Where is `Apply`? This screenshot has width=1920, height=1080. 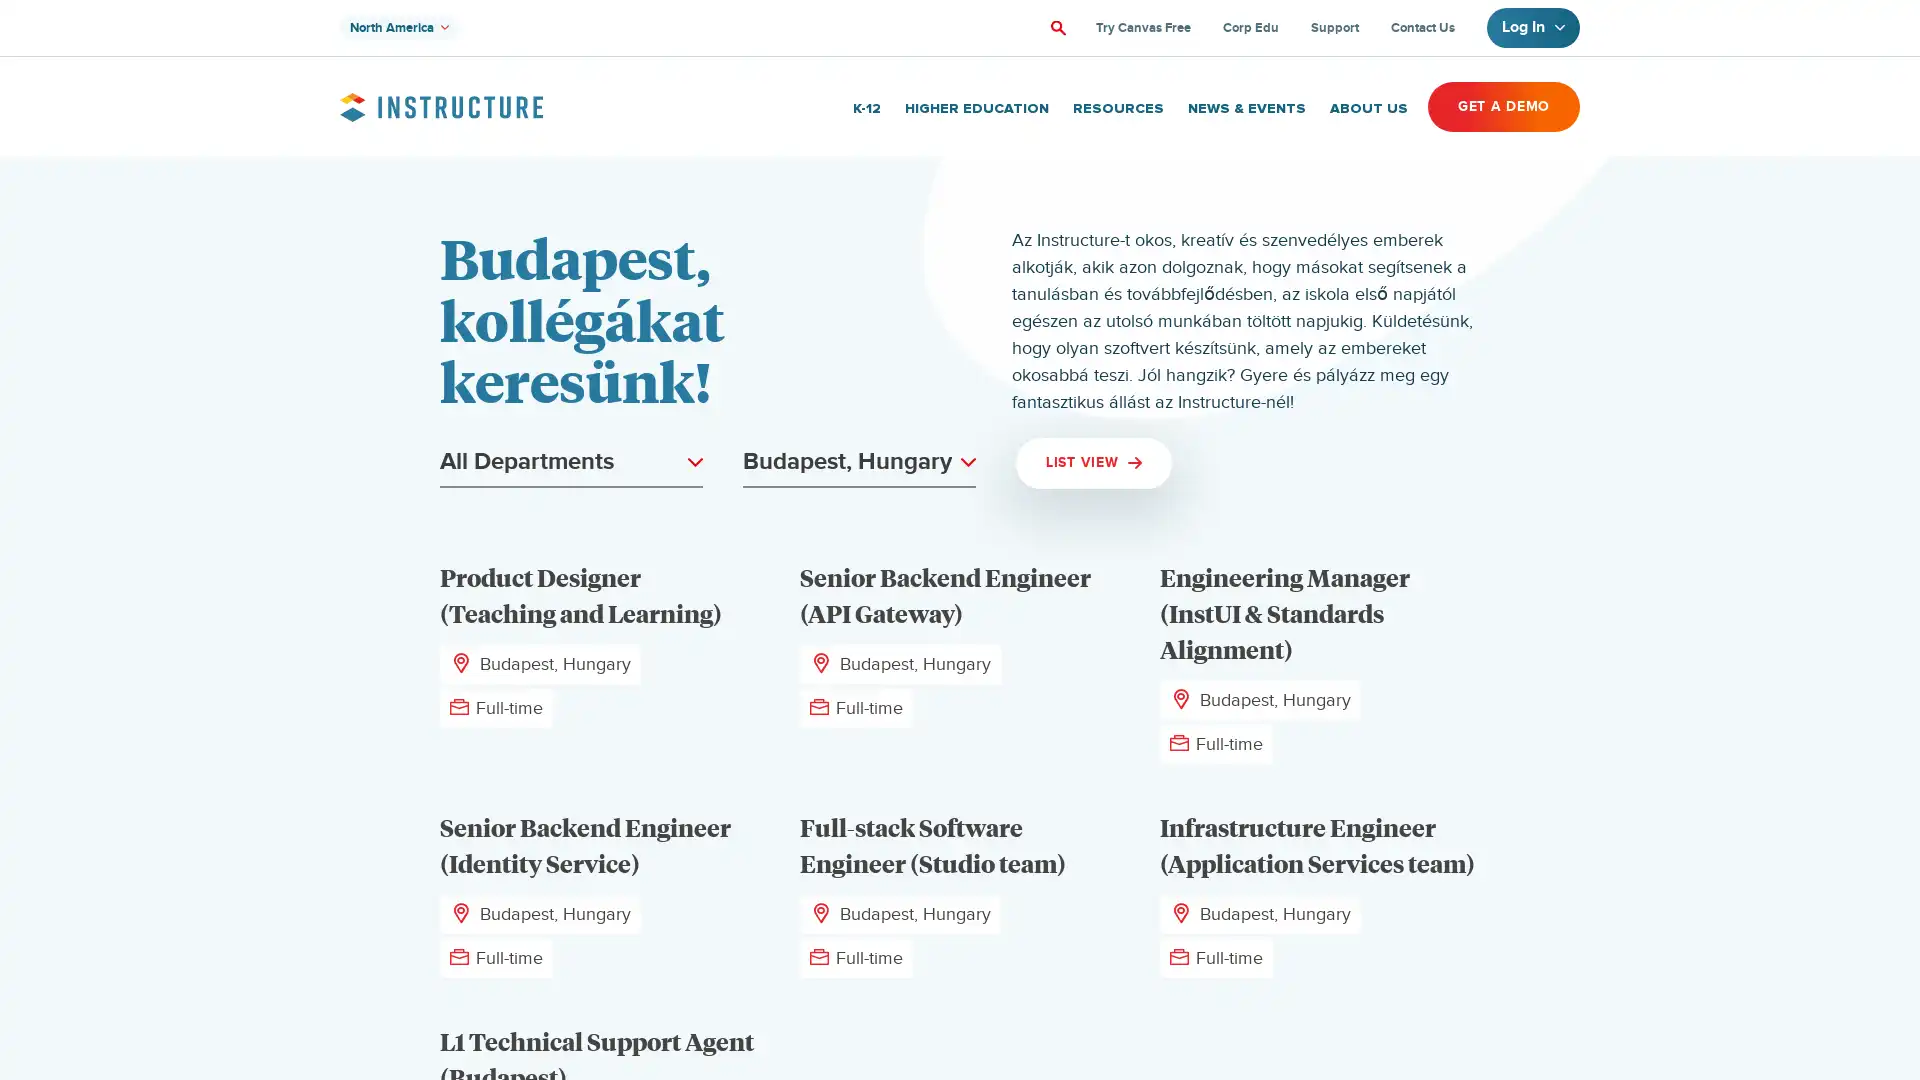 Apply is located at coordinates (1055, 27).